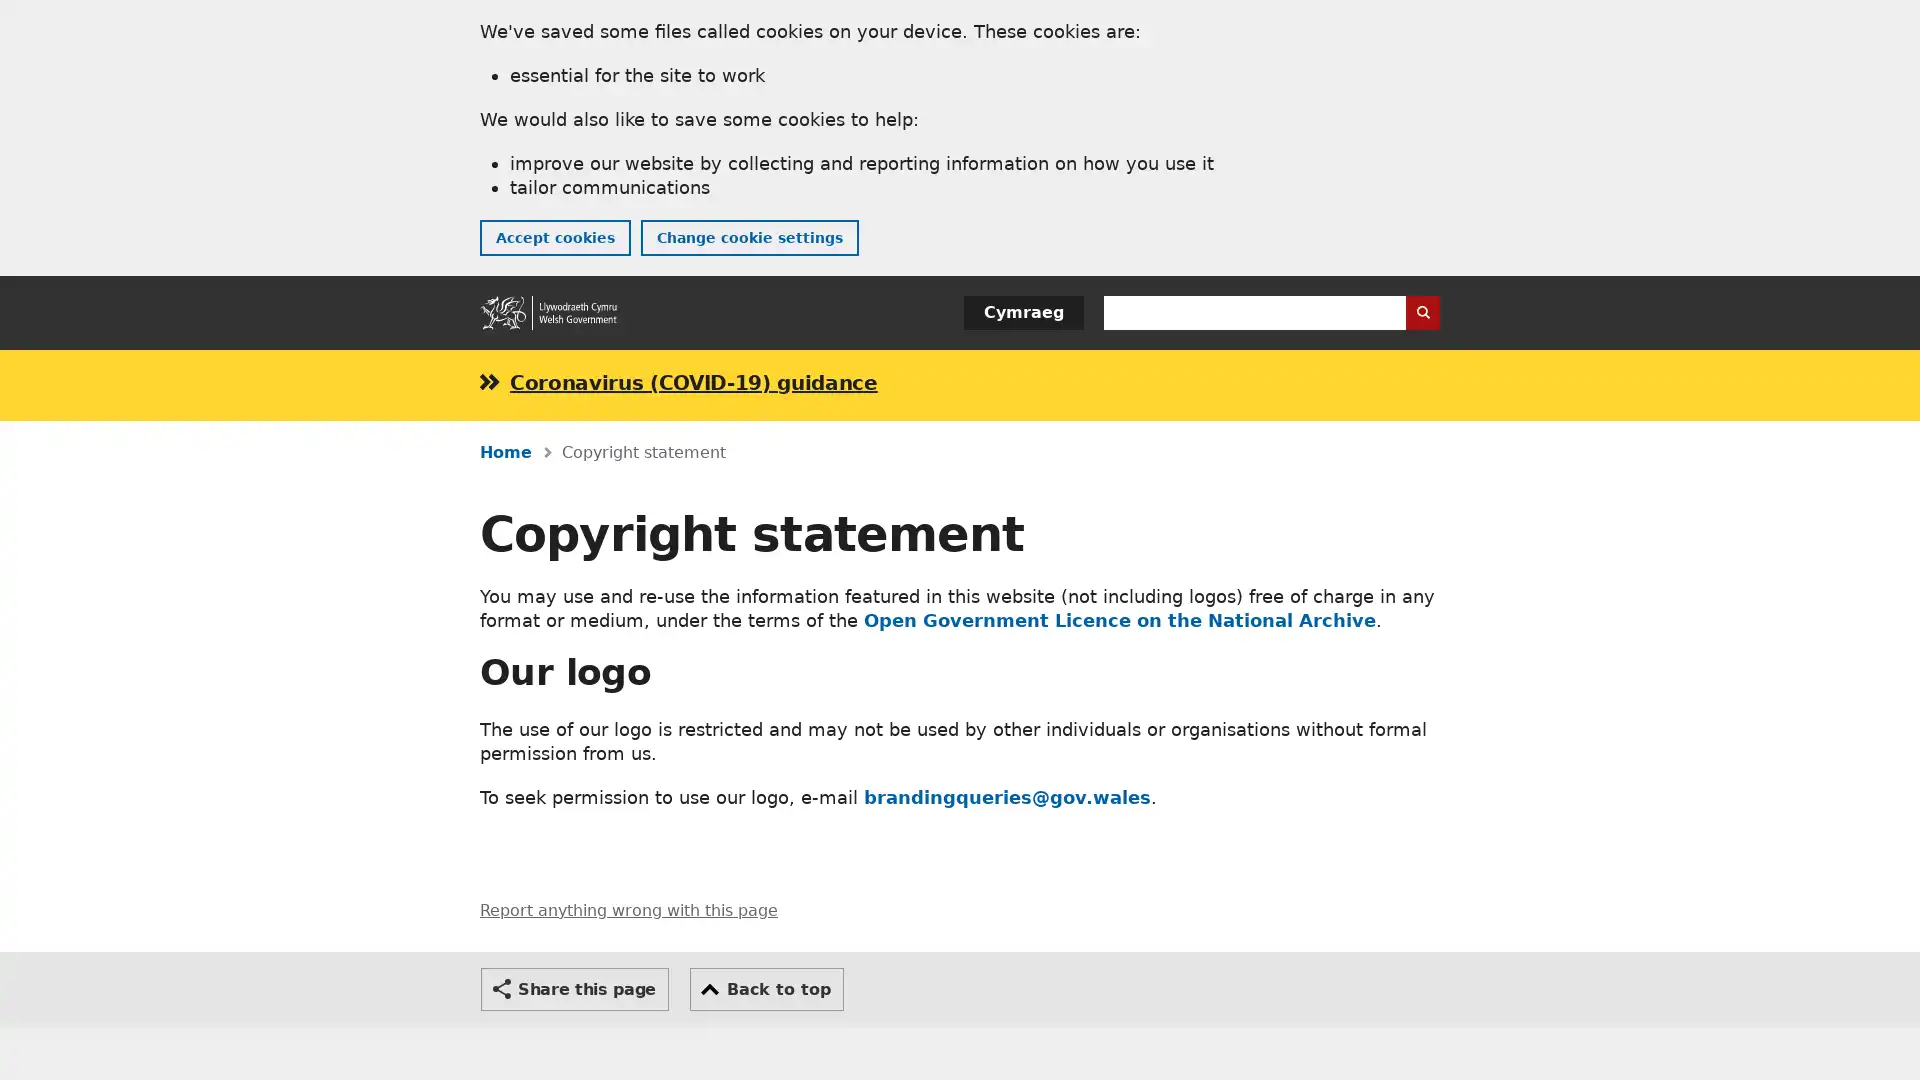 This screenshot has width=1920, height=1080. What do you see at coordinates (574, 987) in the screenshot?
I see `Share this page` at bounding box center [574, 987].